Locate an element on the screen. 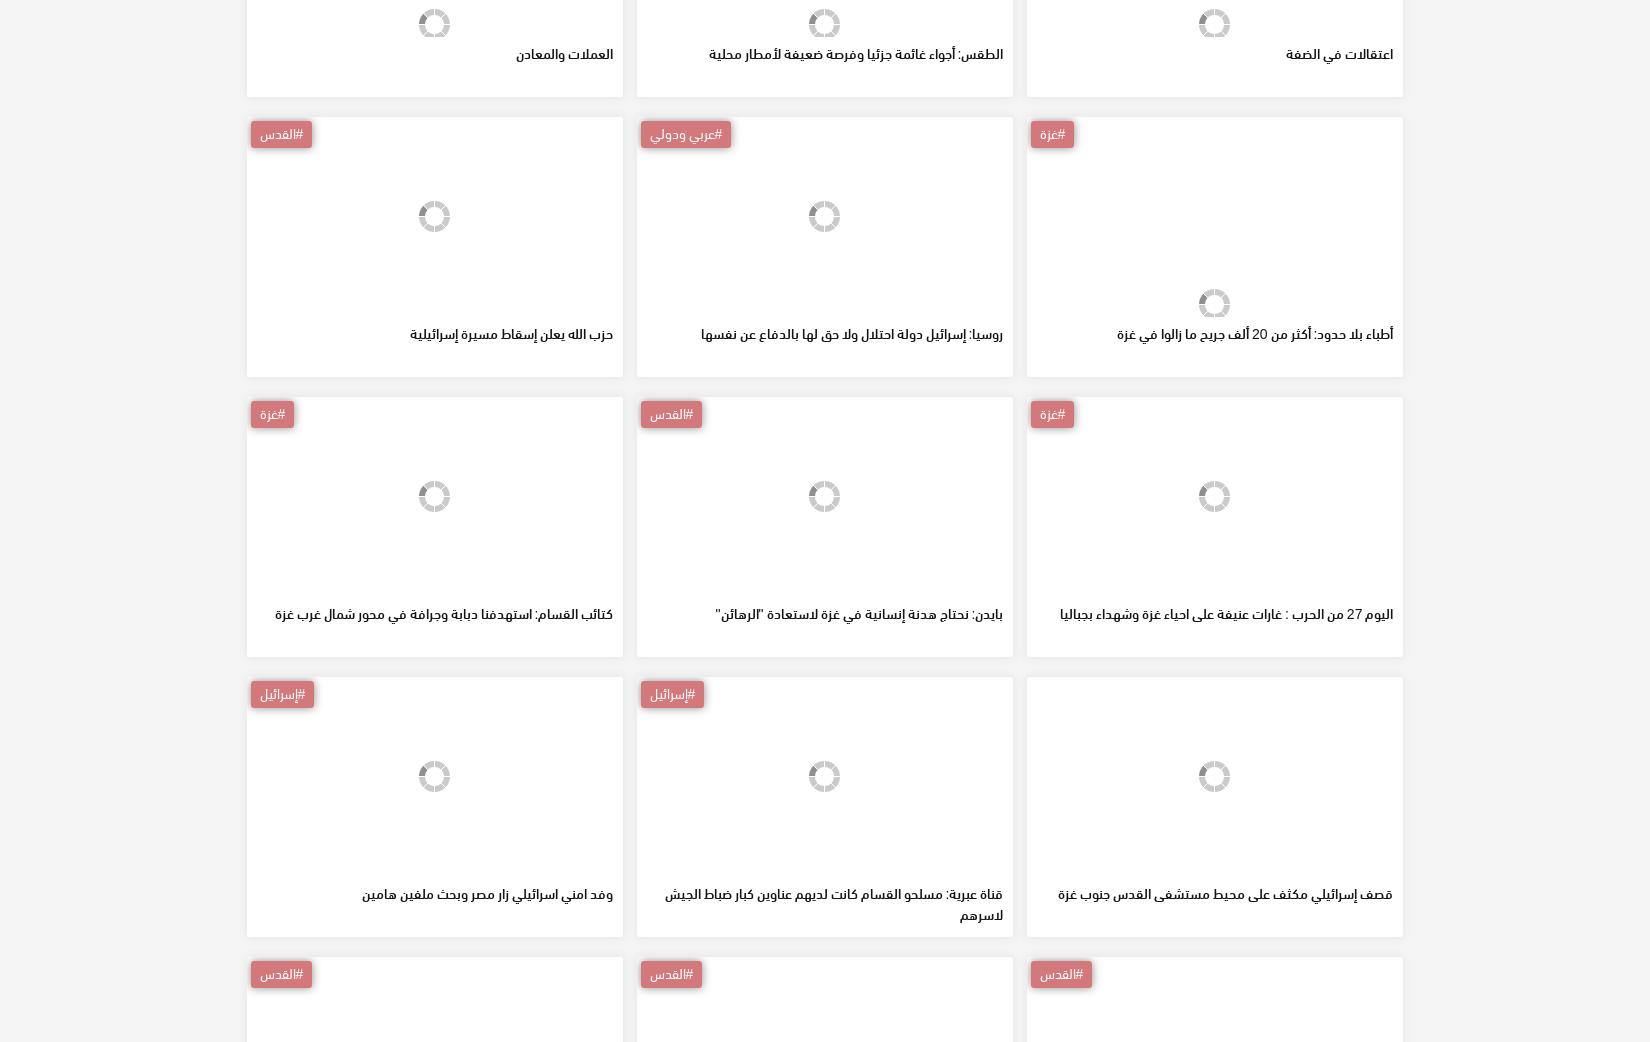 The width and height of the screenshot is (1650, 1042). 'الطقس: أجواء غائمة جزئيا وفرصة ضعيفة لأمطار محلية' is located at coordinates (855, 196).